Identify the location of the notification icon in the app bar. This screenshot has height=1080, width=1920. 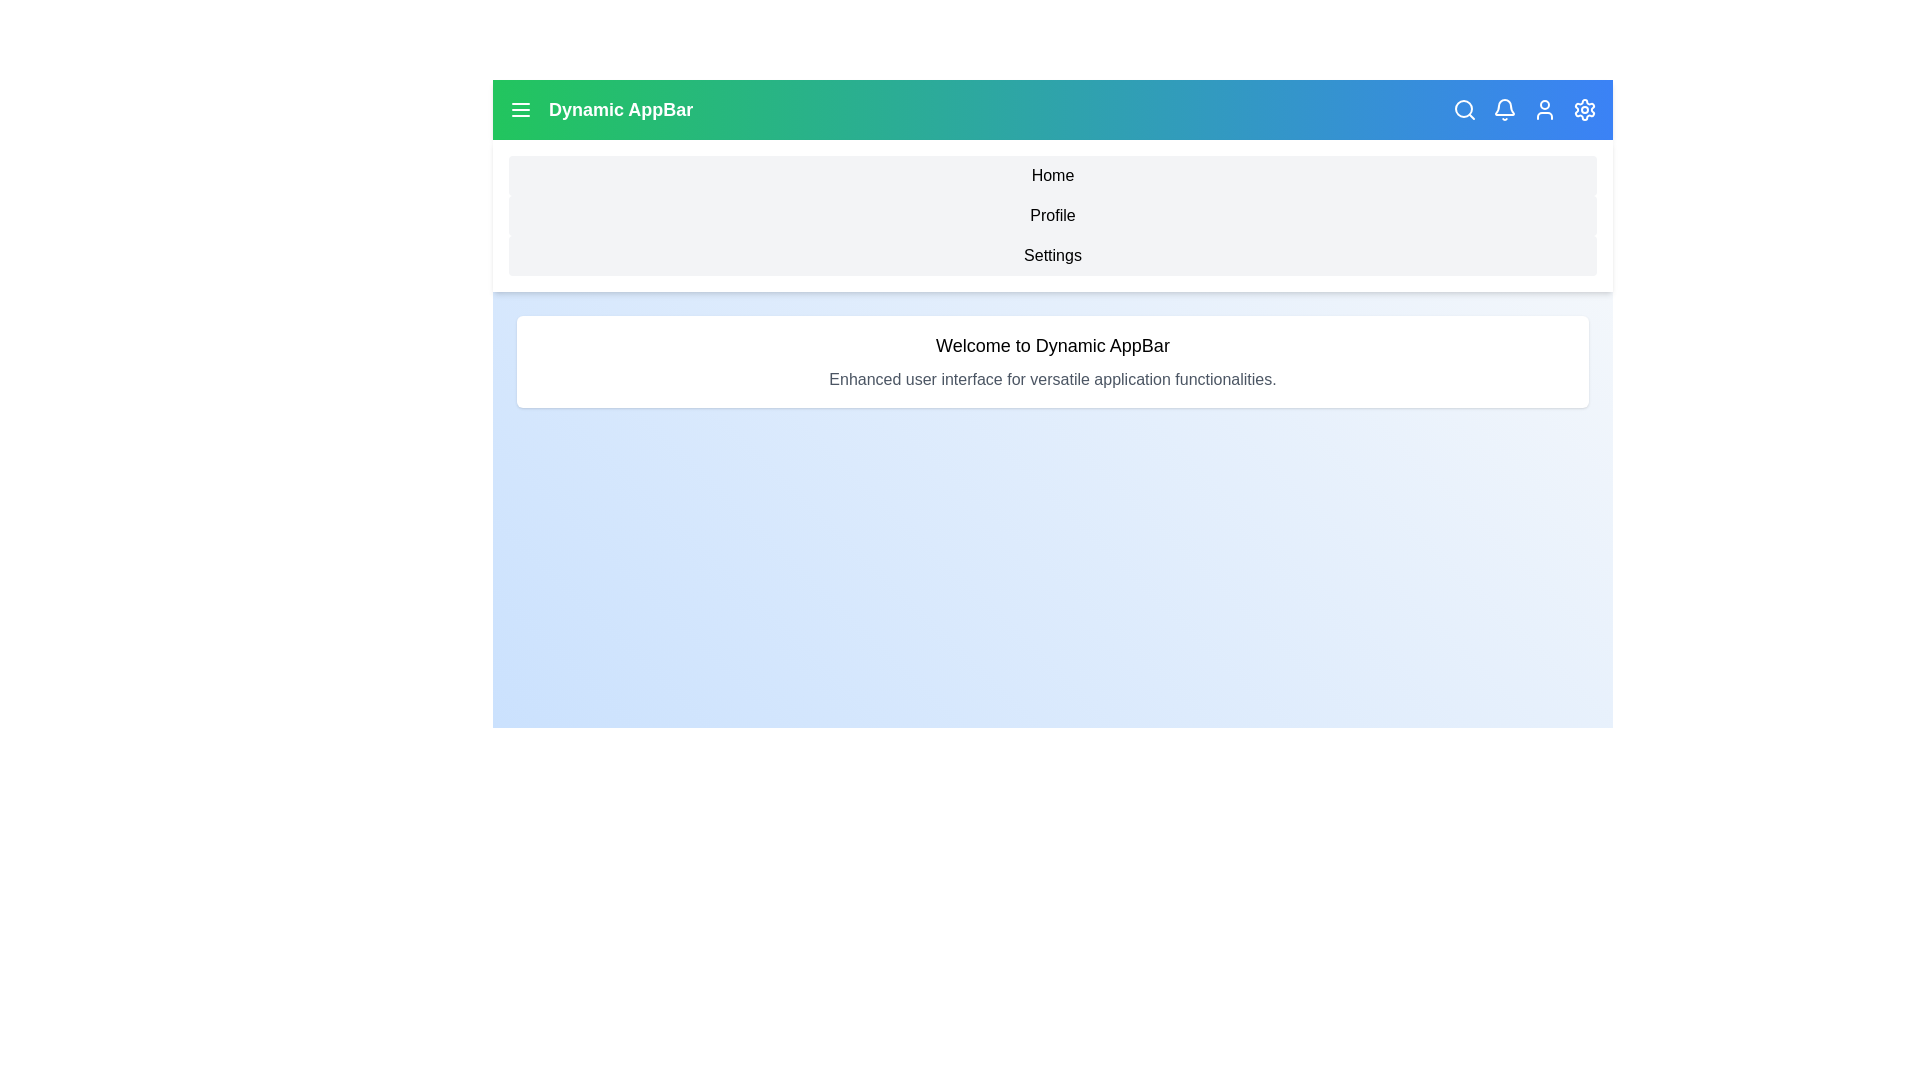
(1505, 110).